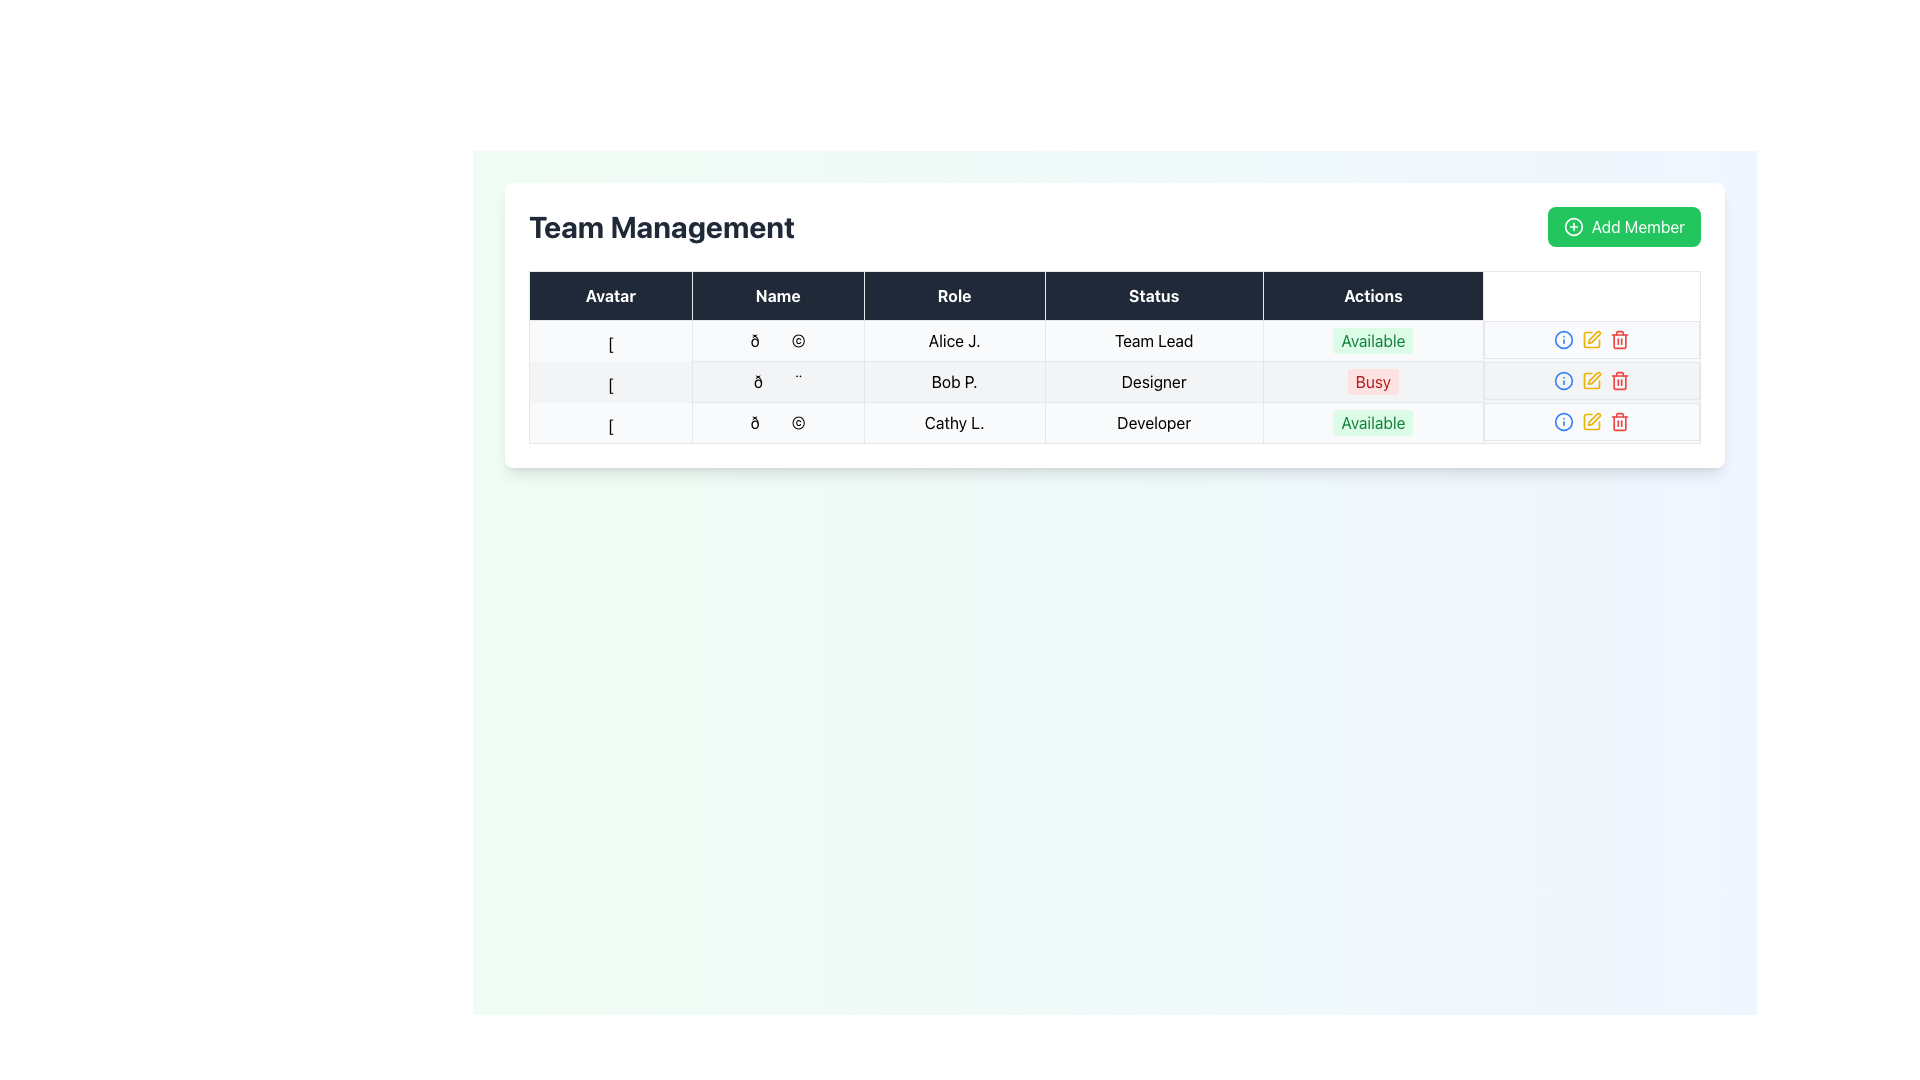  Describe the element at coordinates (953, 422) in the screenshot. I see `the static text element displaying the name 'Cathy L.' in the team management table, located in the third row under the 'Name' column` at that location.